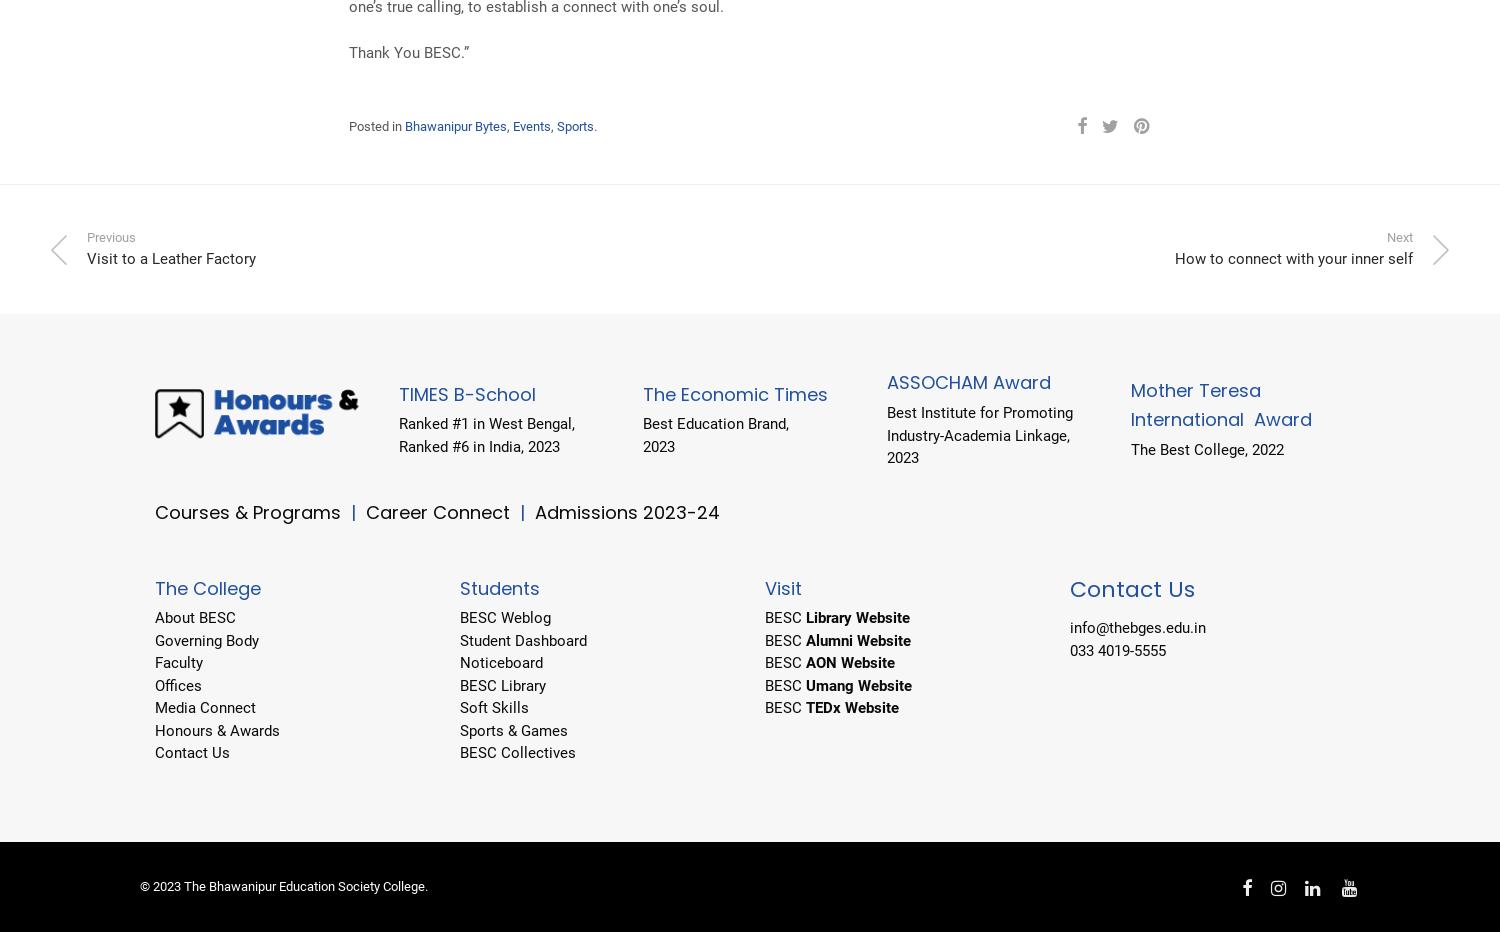  I want to click on 'Career Connect', so click(439, 510).